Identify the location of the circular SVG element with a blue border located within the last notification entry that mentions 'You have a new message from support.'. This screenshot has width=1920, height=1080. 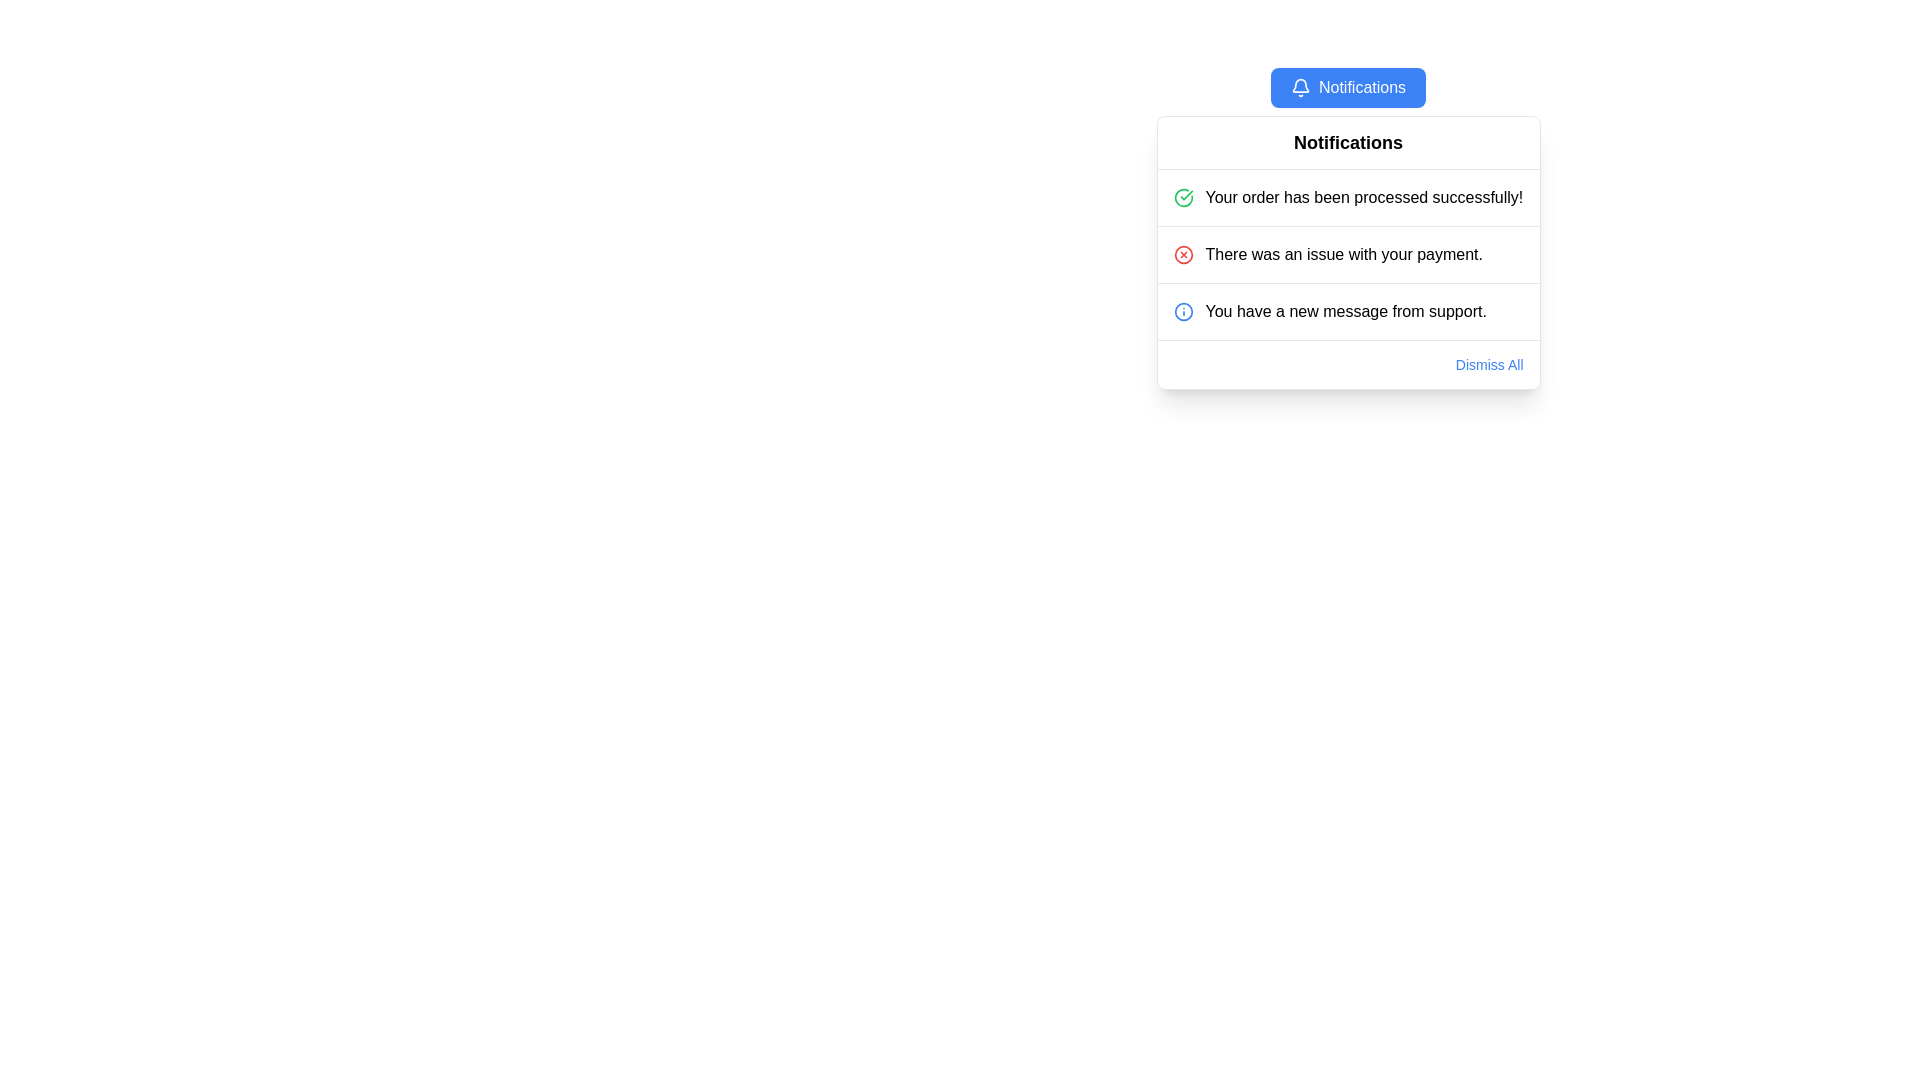
(1183, 312).